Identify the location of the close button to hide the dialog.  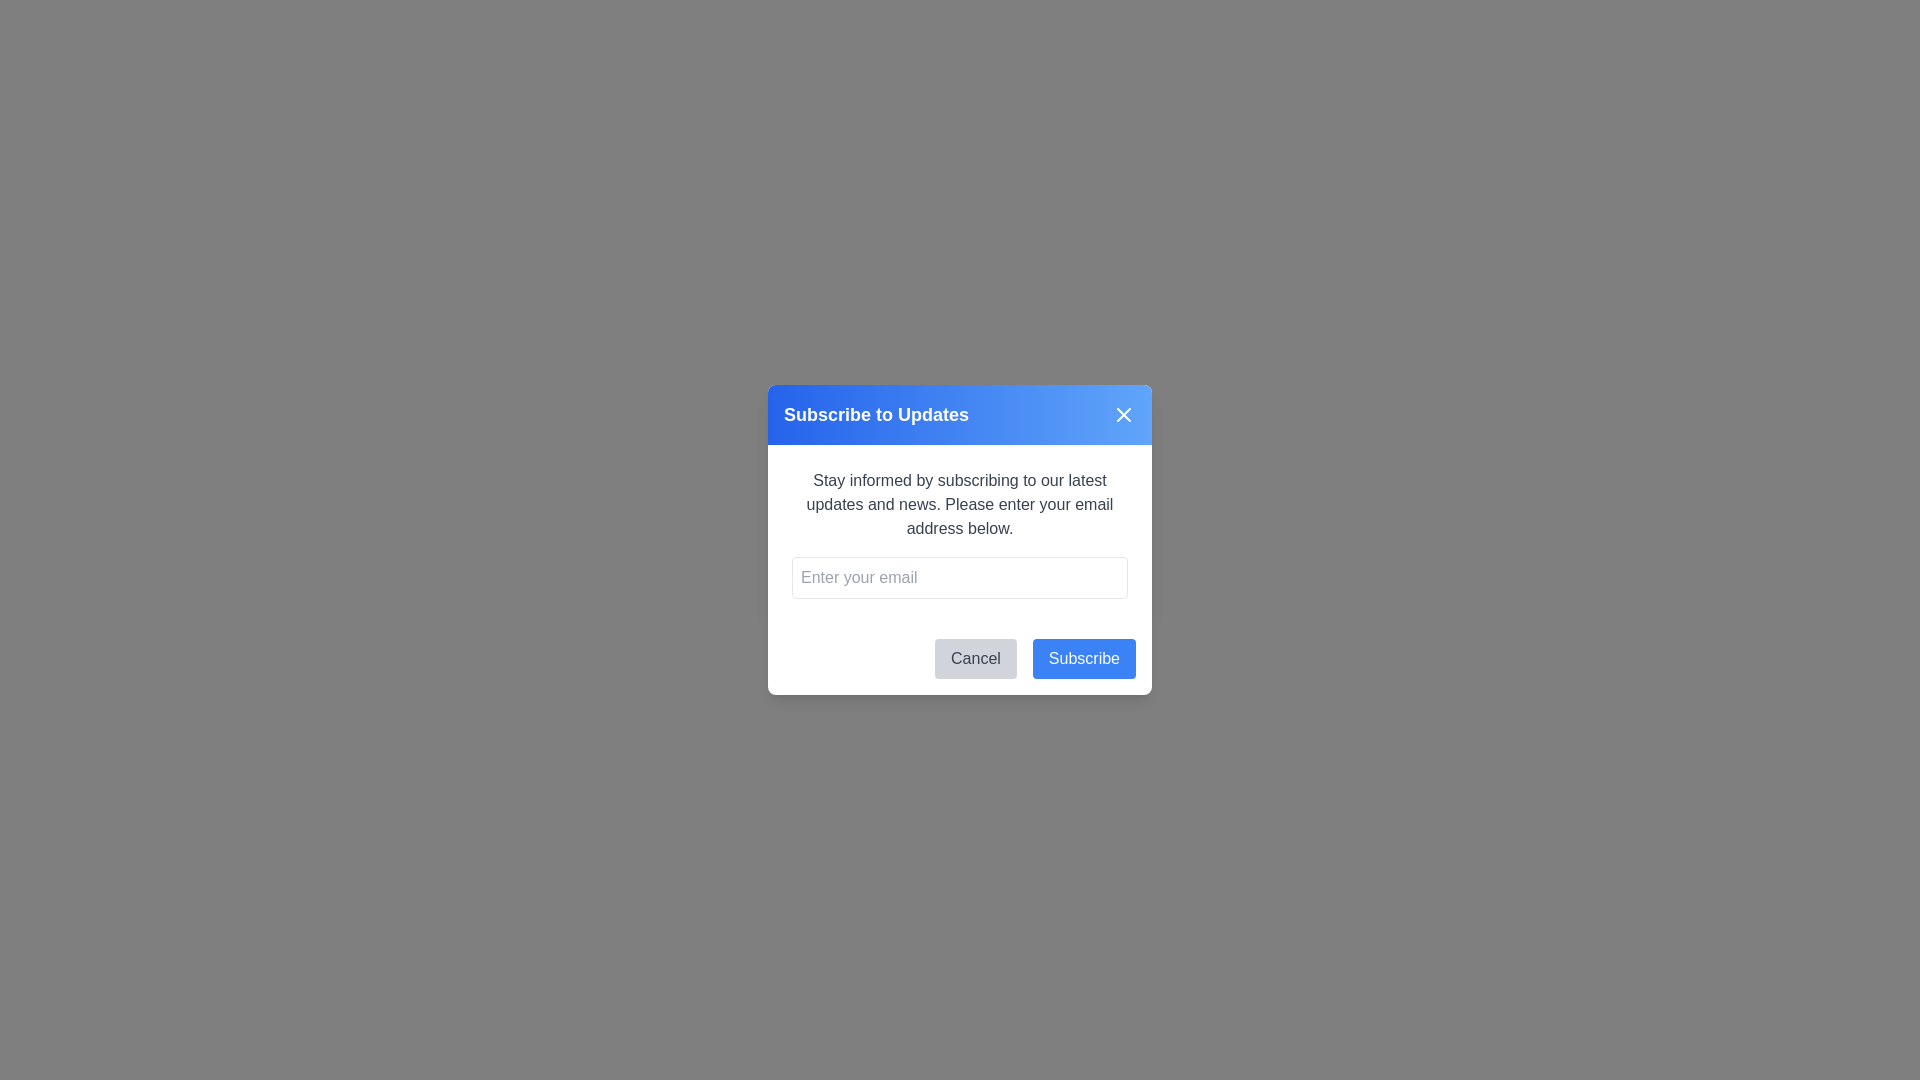
(1123, 414).